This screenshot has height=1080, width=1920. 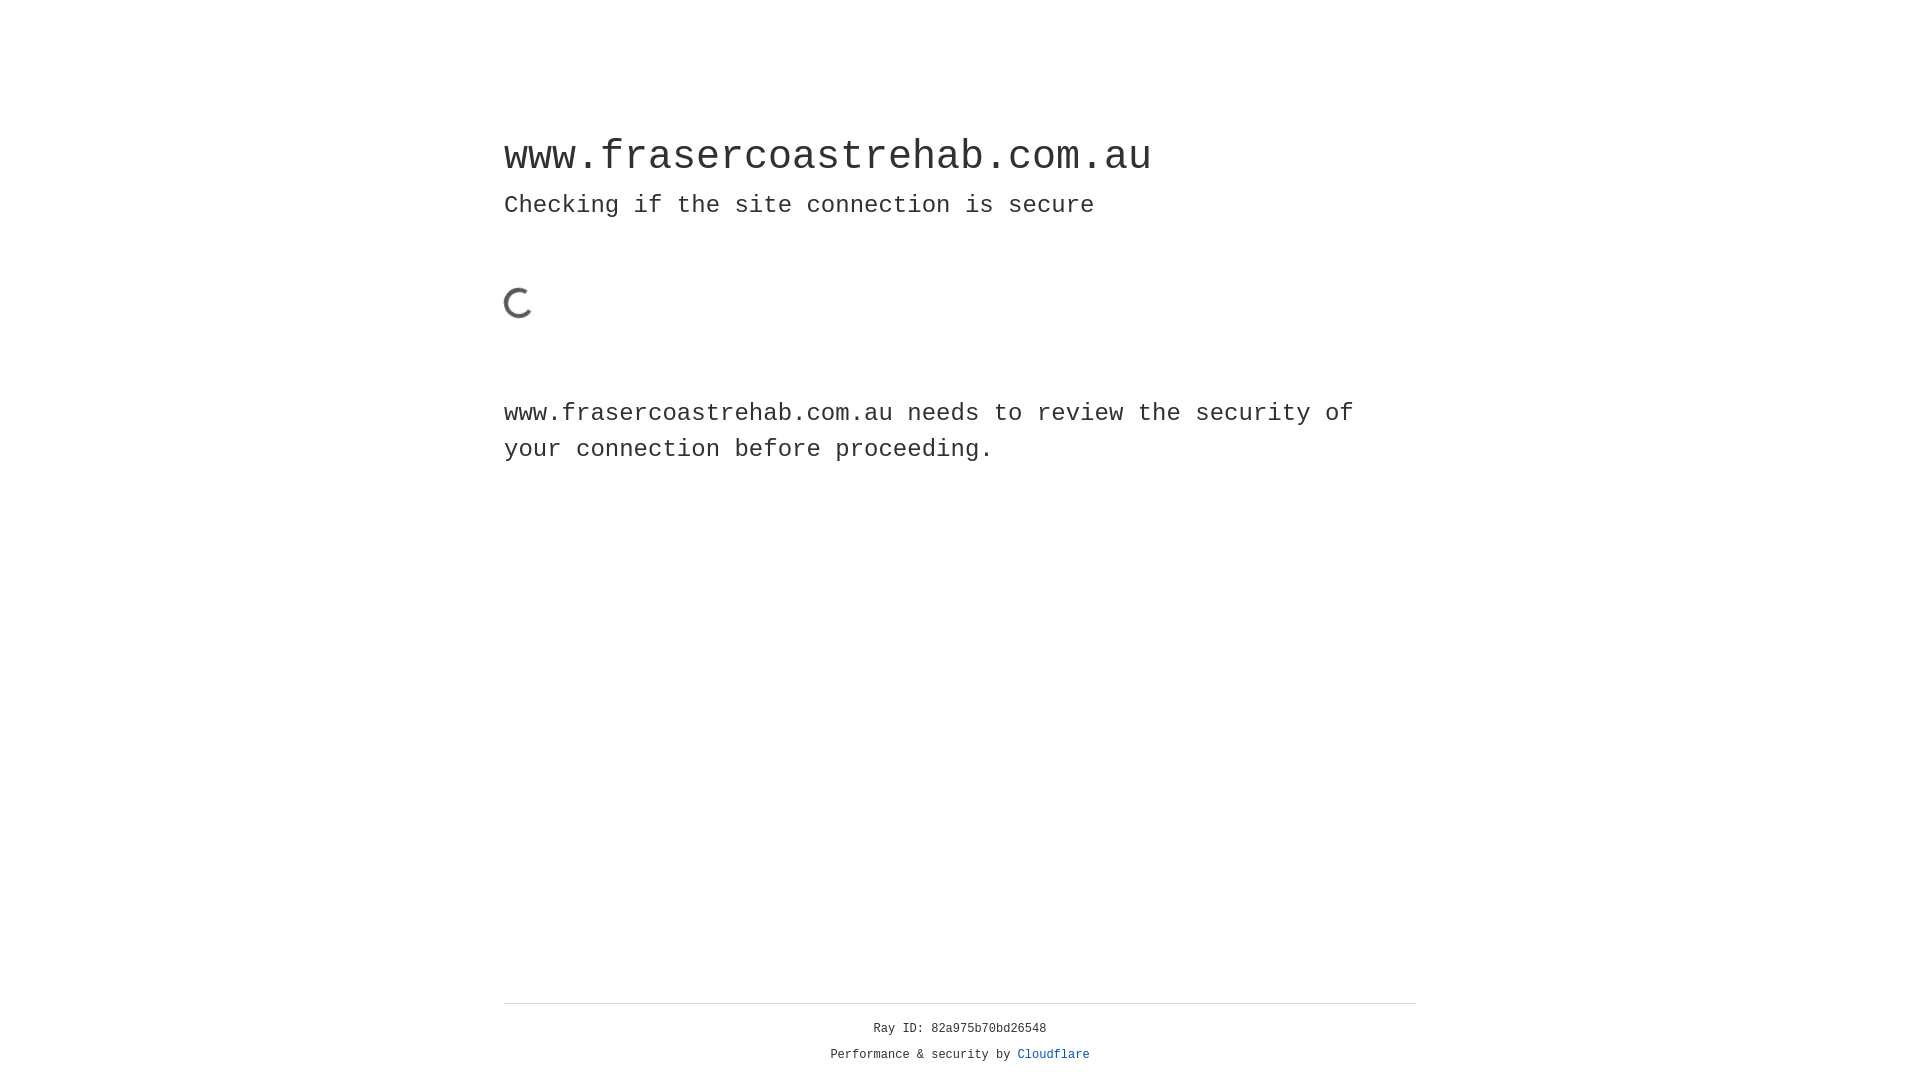 I want to click on 'Cloudflare', so click(x=1017, y=1054).